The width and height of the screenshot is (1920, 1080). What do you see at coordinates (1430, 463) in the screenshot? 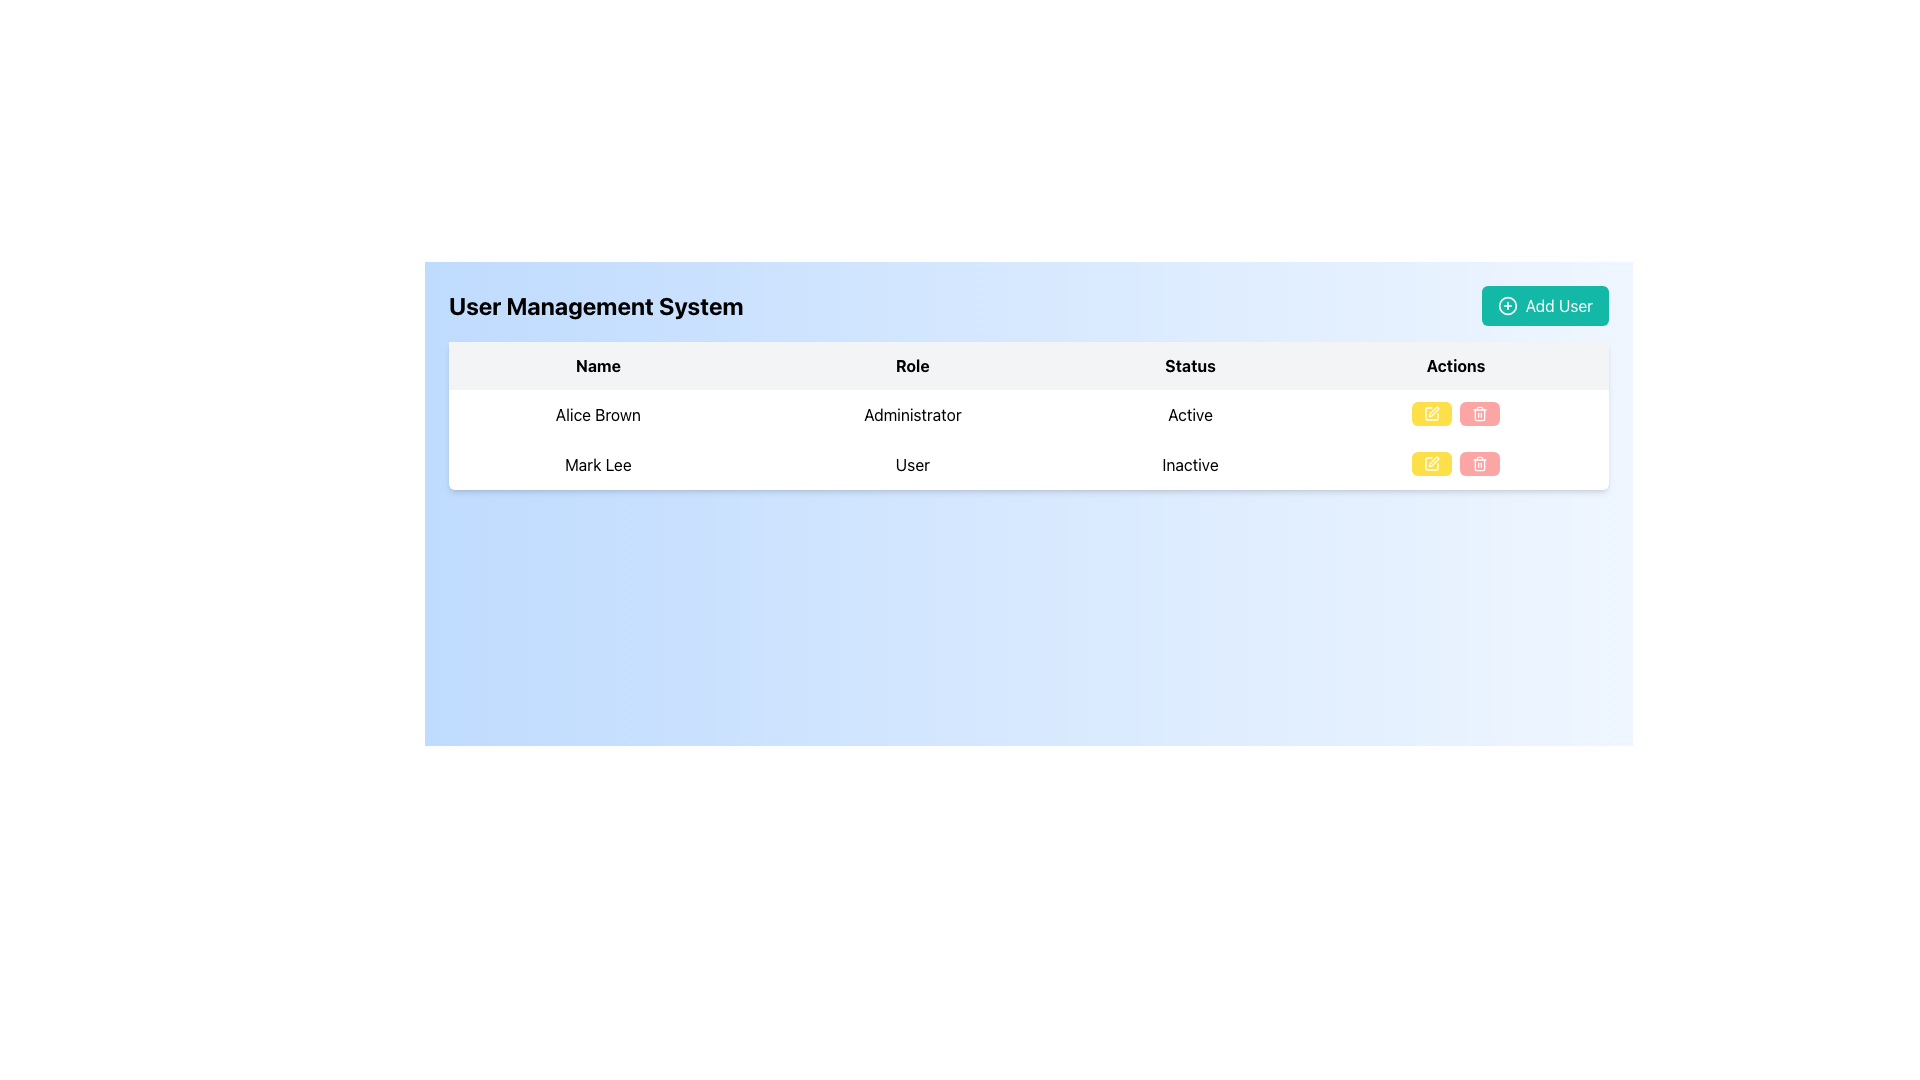
I see `the icon button located in the 'Actions' column of the second row in the user management table, which has a yellow background and serves` at bounding box center [1430, 463].